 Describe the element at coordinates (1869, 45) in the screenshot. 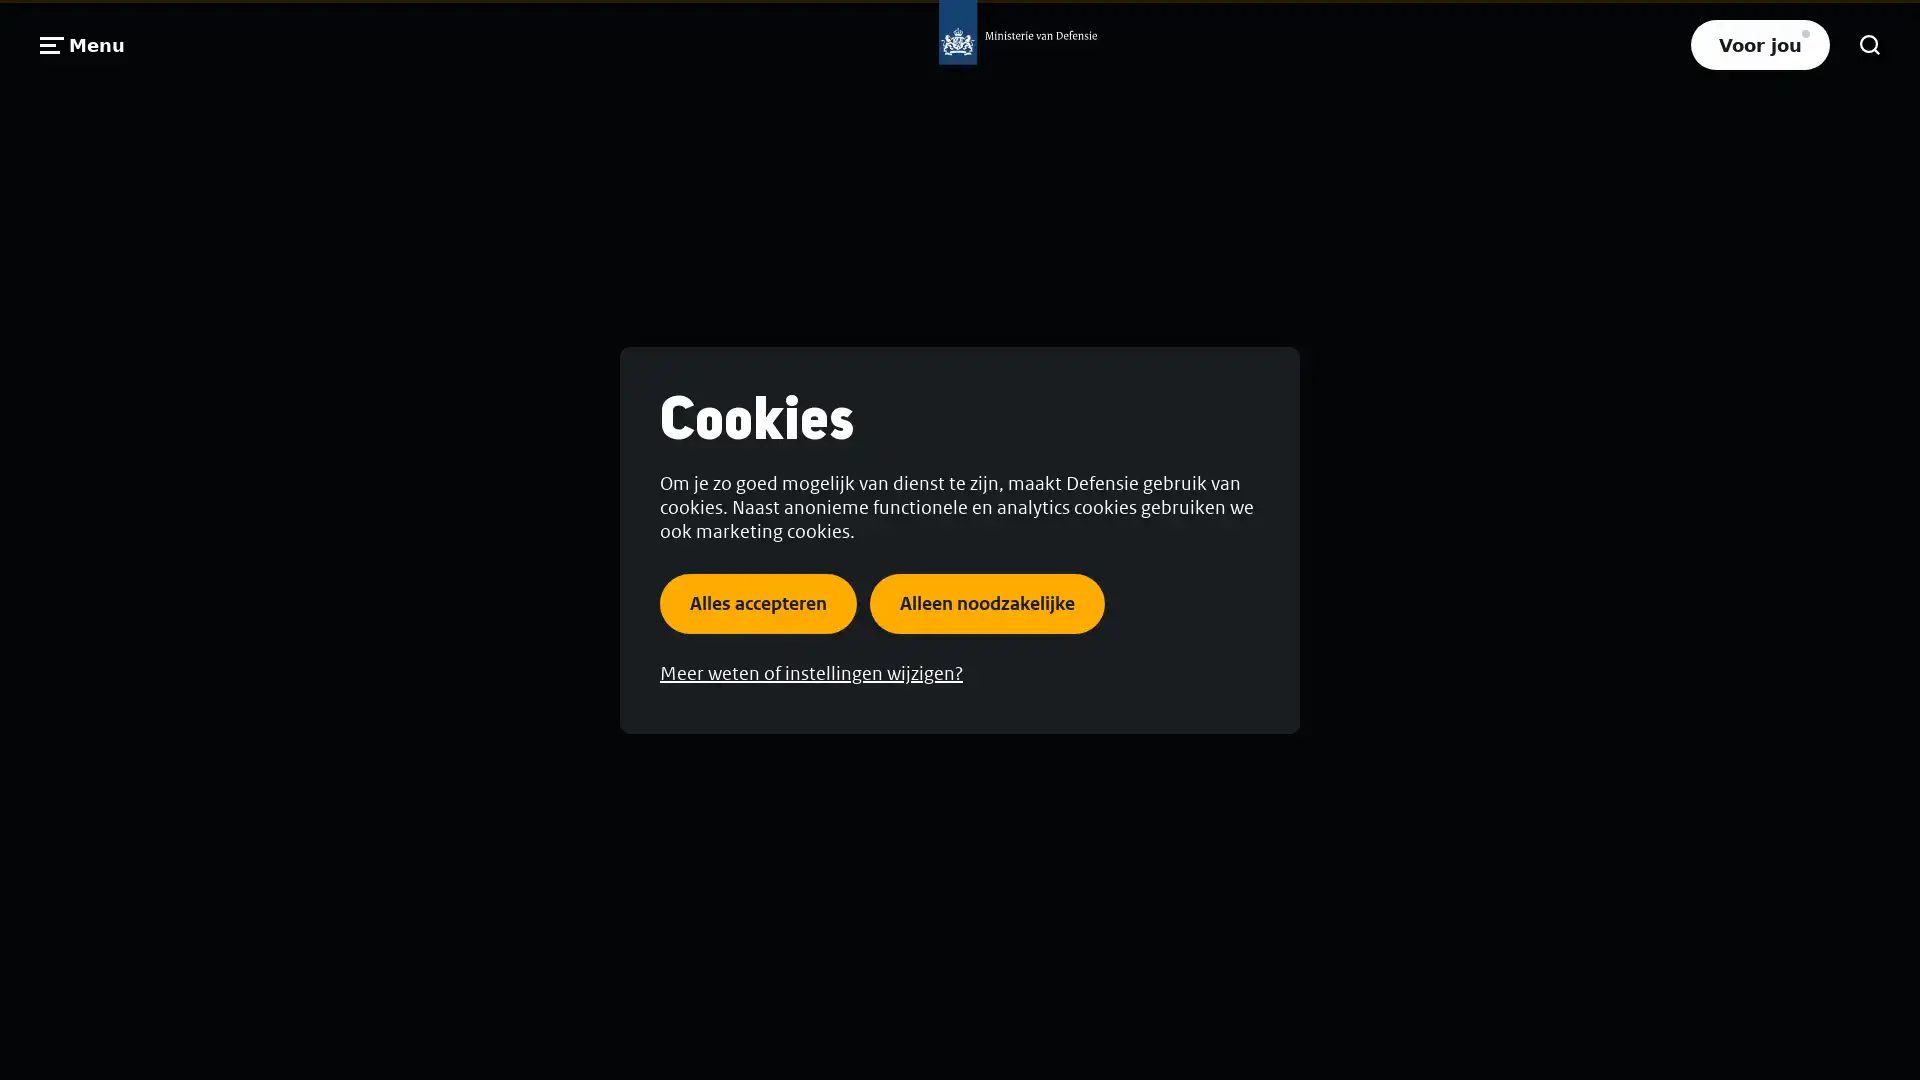

I see `Zoeken openen` at that location.